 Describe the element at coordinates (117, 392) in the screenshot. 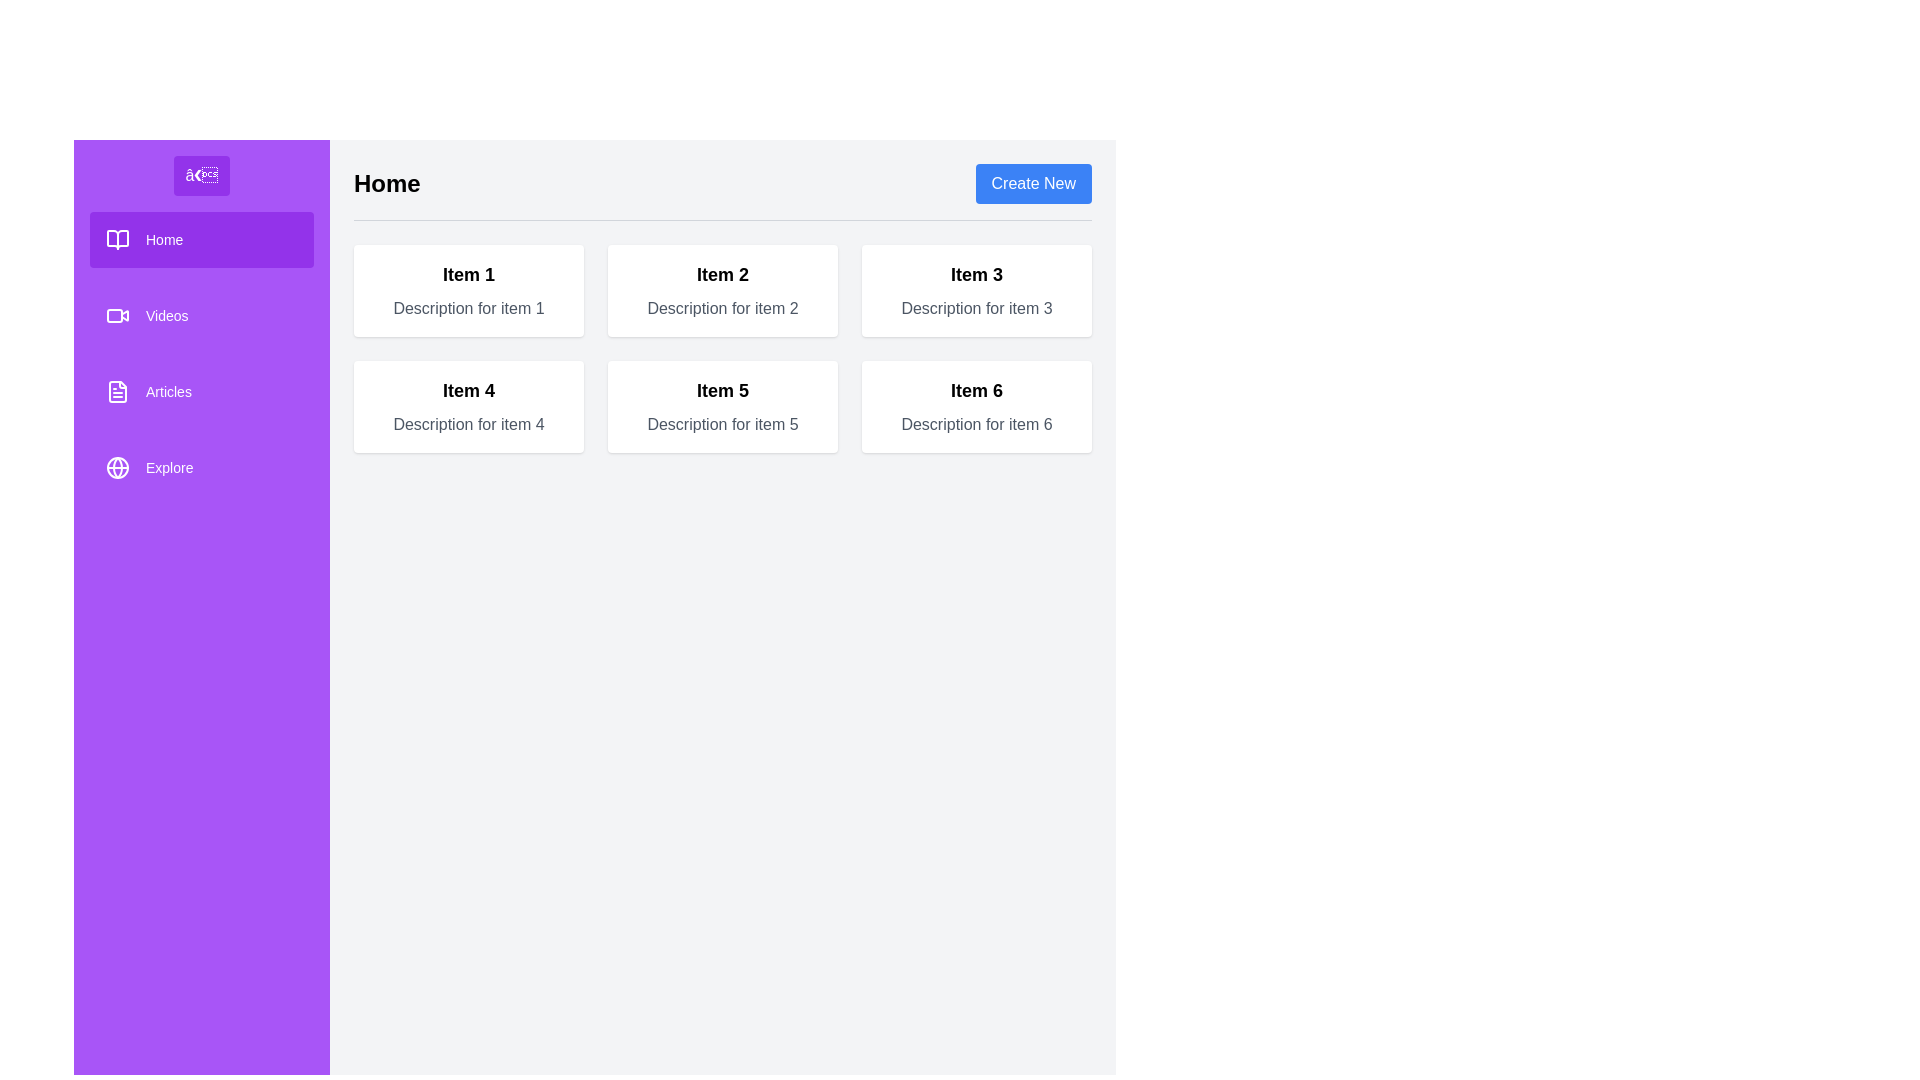

I see `the 'Articles' icon located in the sidebar navigation` at that location.